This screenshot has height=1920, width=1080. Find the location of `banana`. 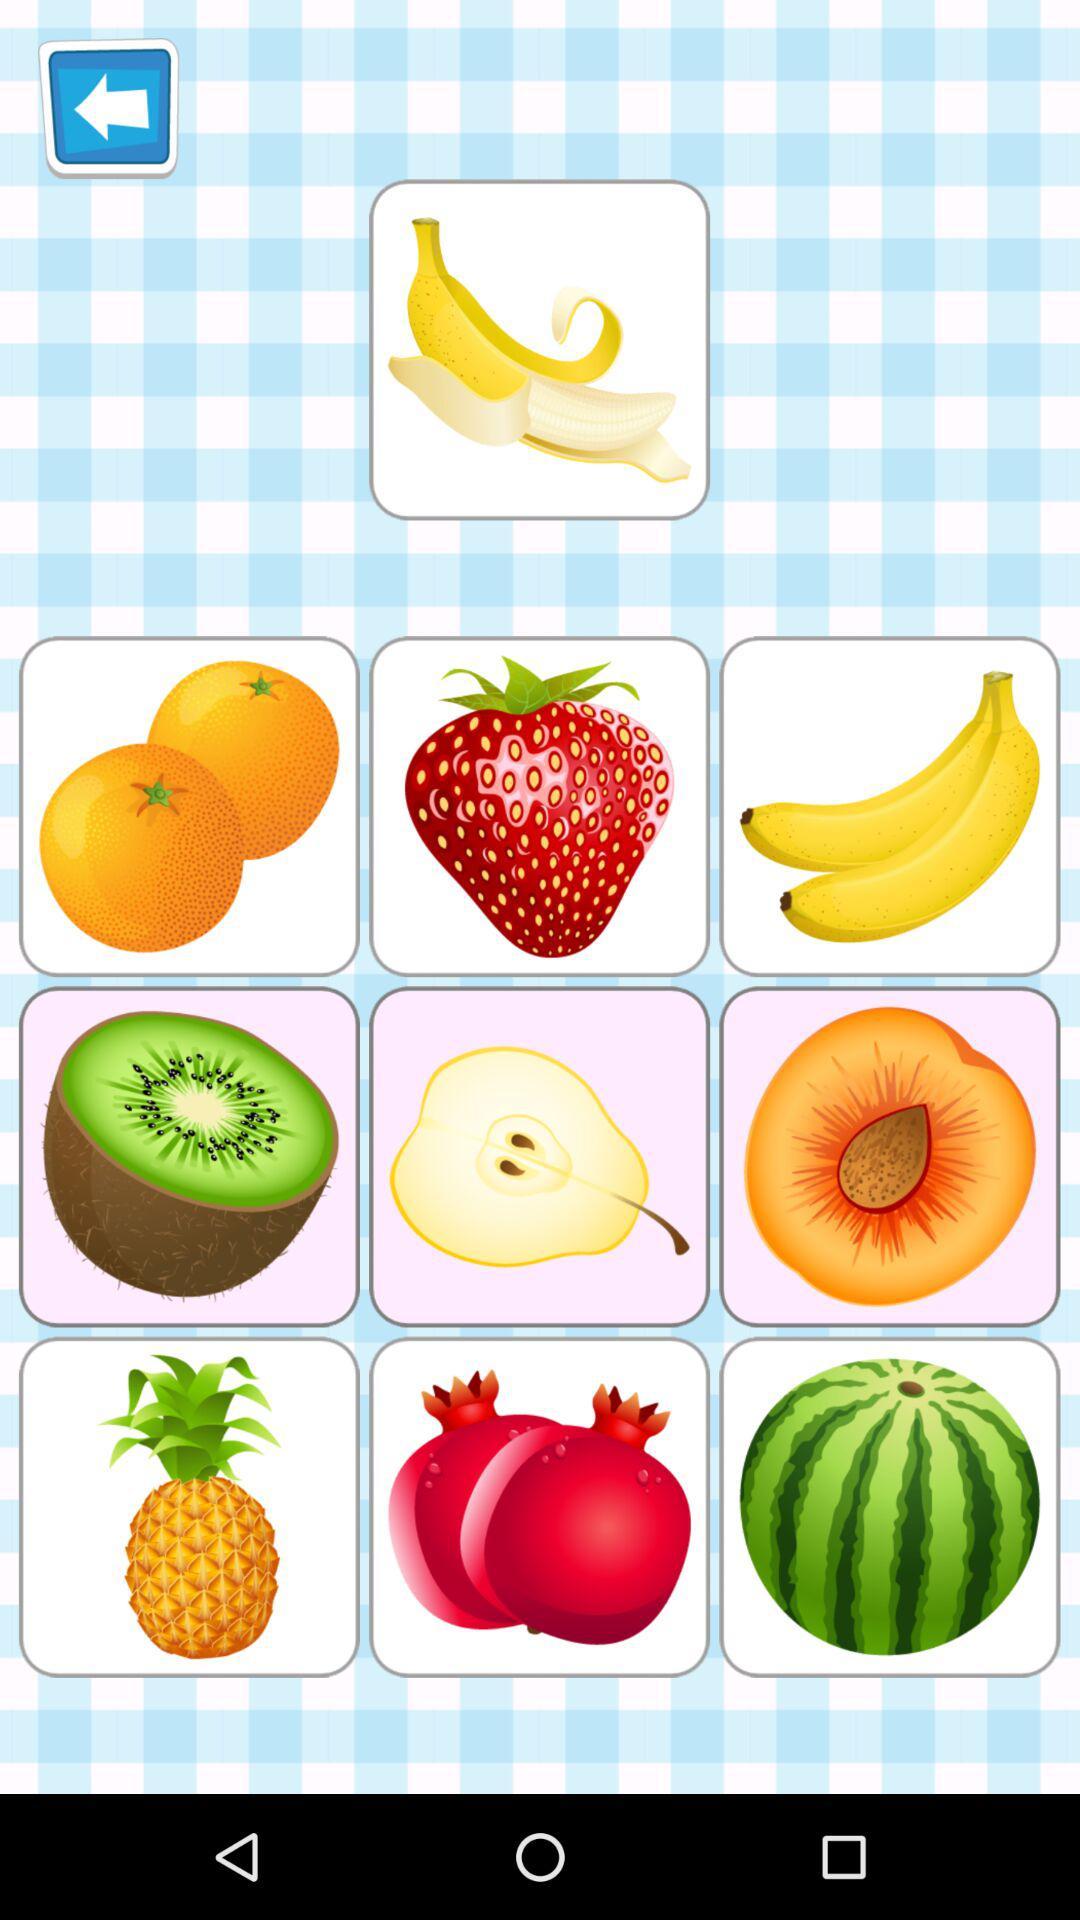

banana is located at coordinates (538, 349).